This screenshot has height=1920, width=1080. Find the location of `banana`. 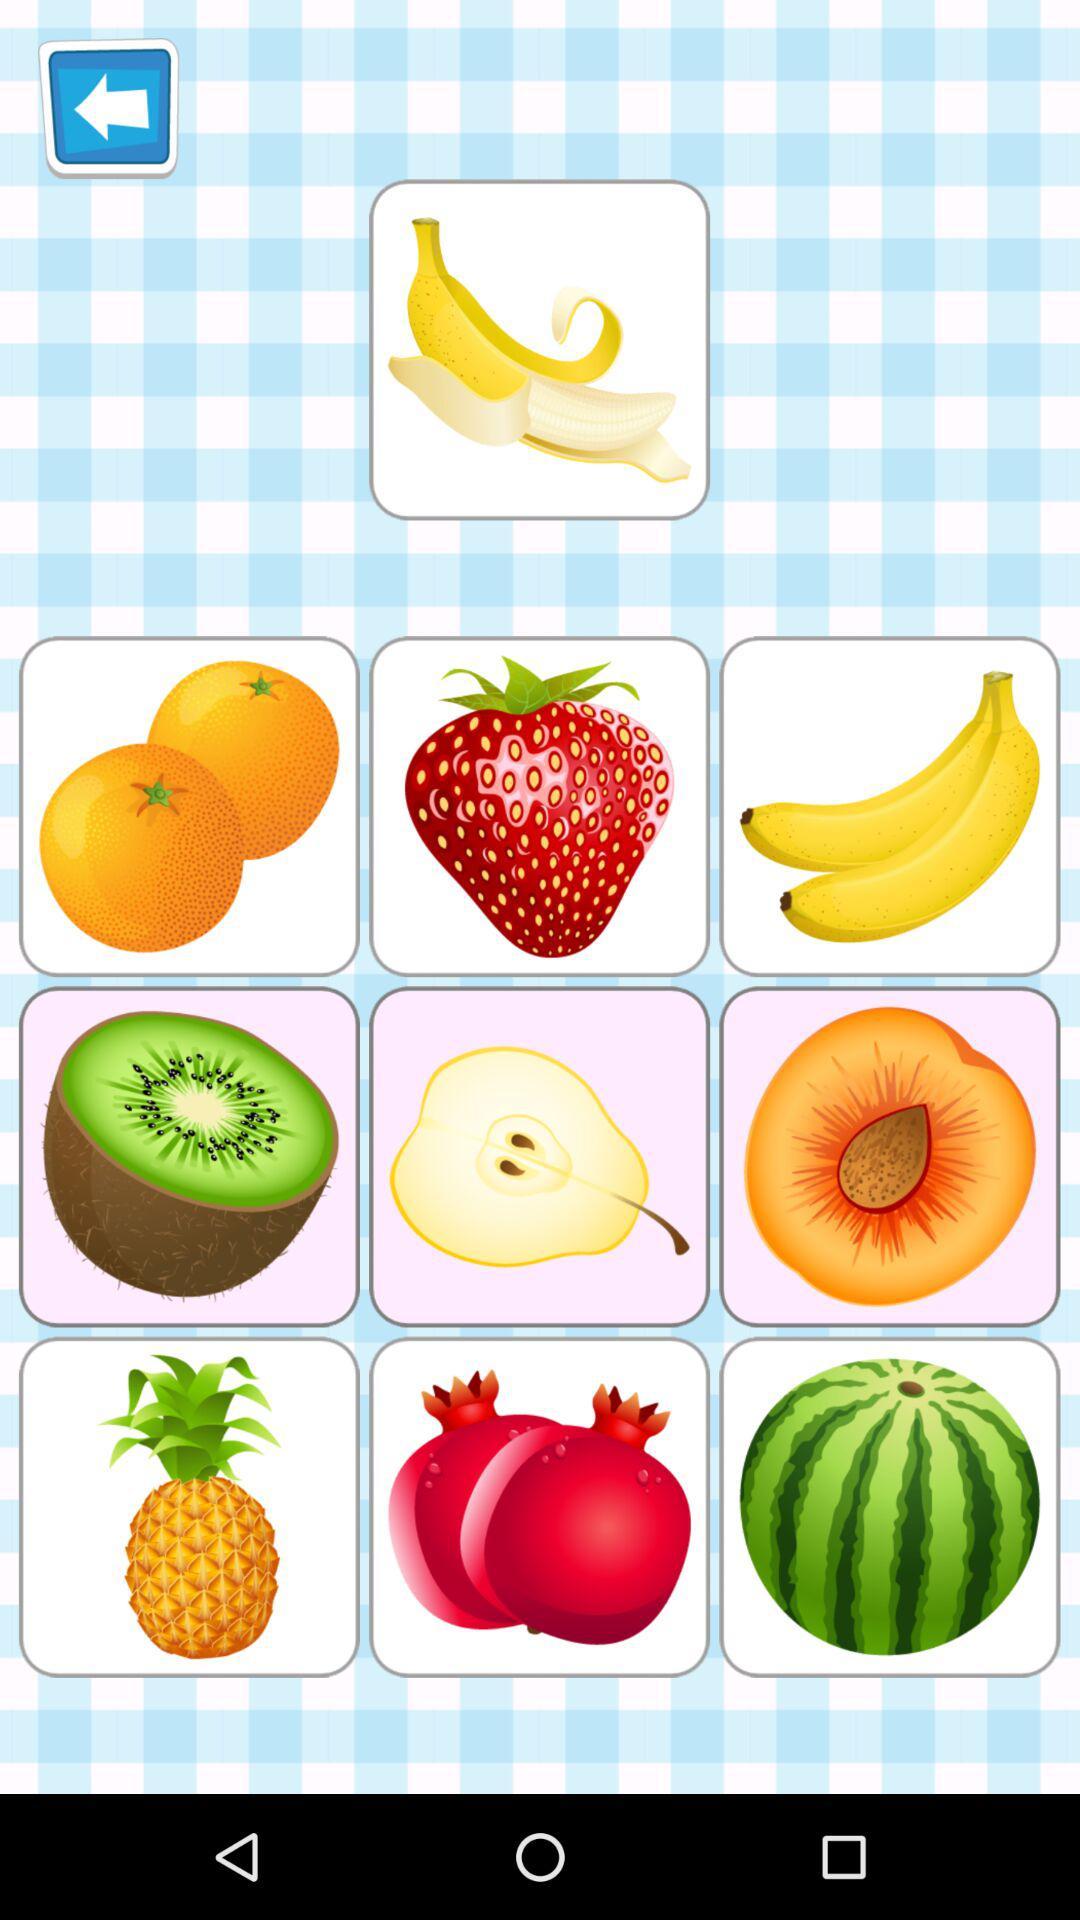

banana is located at coordinates (538, 349).